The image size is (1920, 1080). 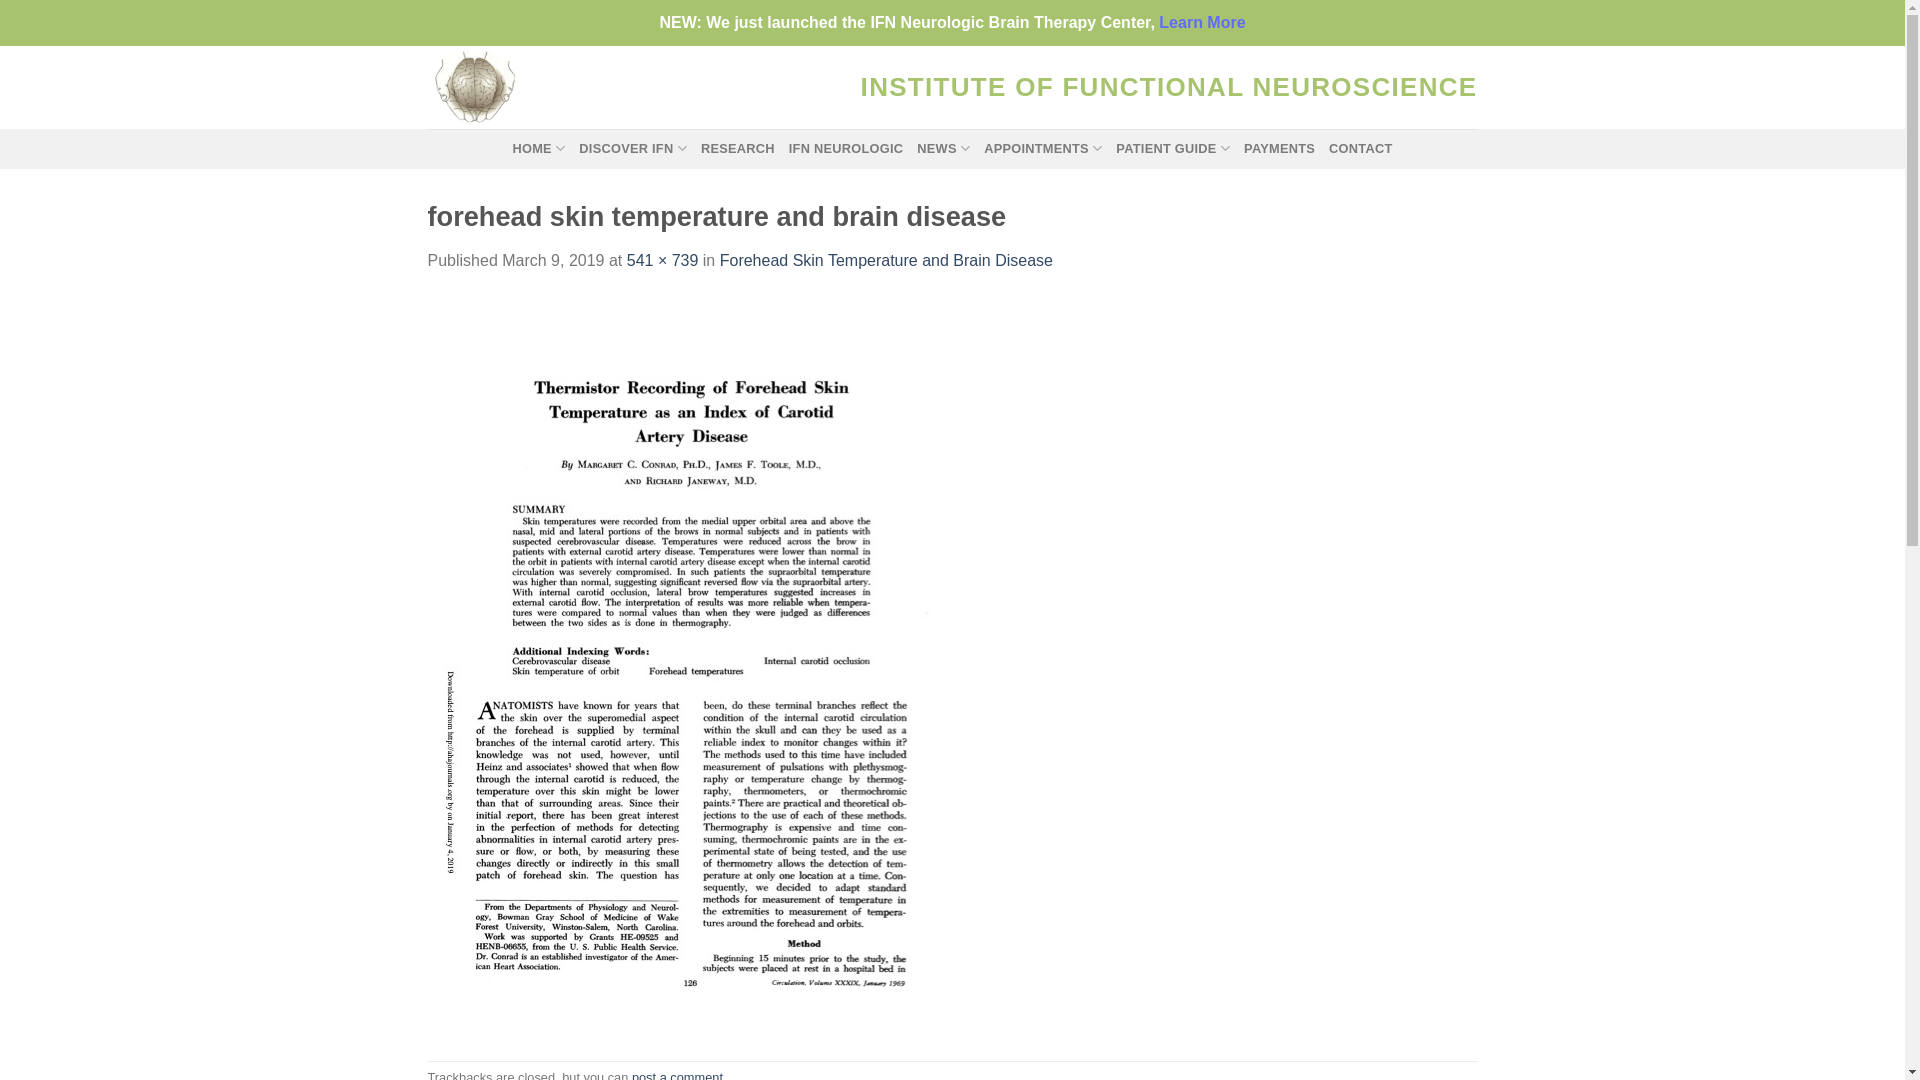 I want to click on 'Learn More', so click(x=1200, y=22).